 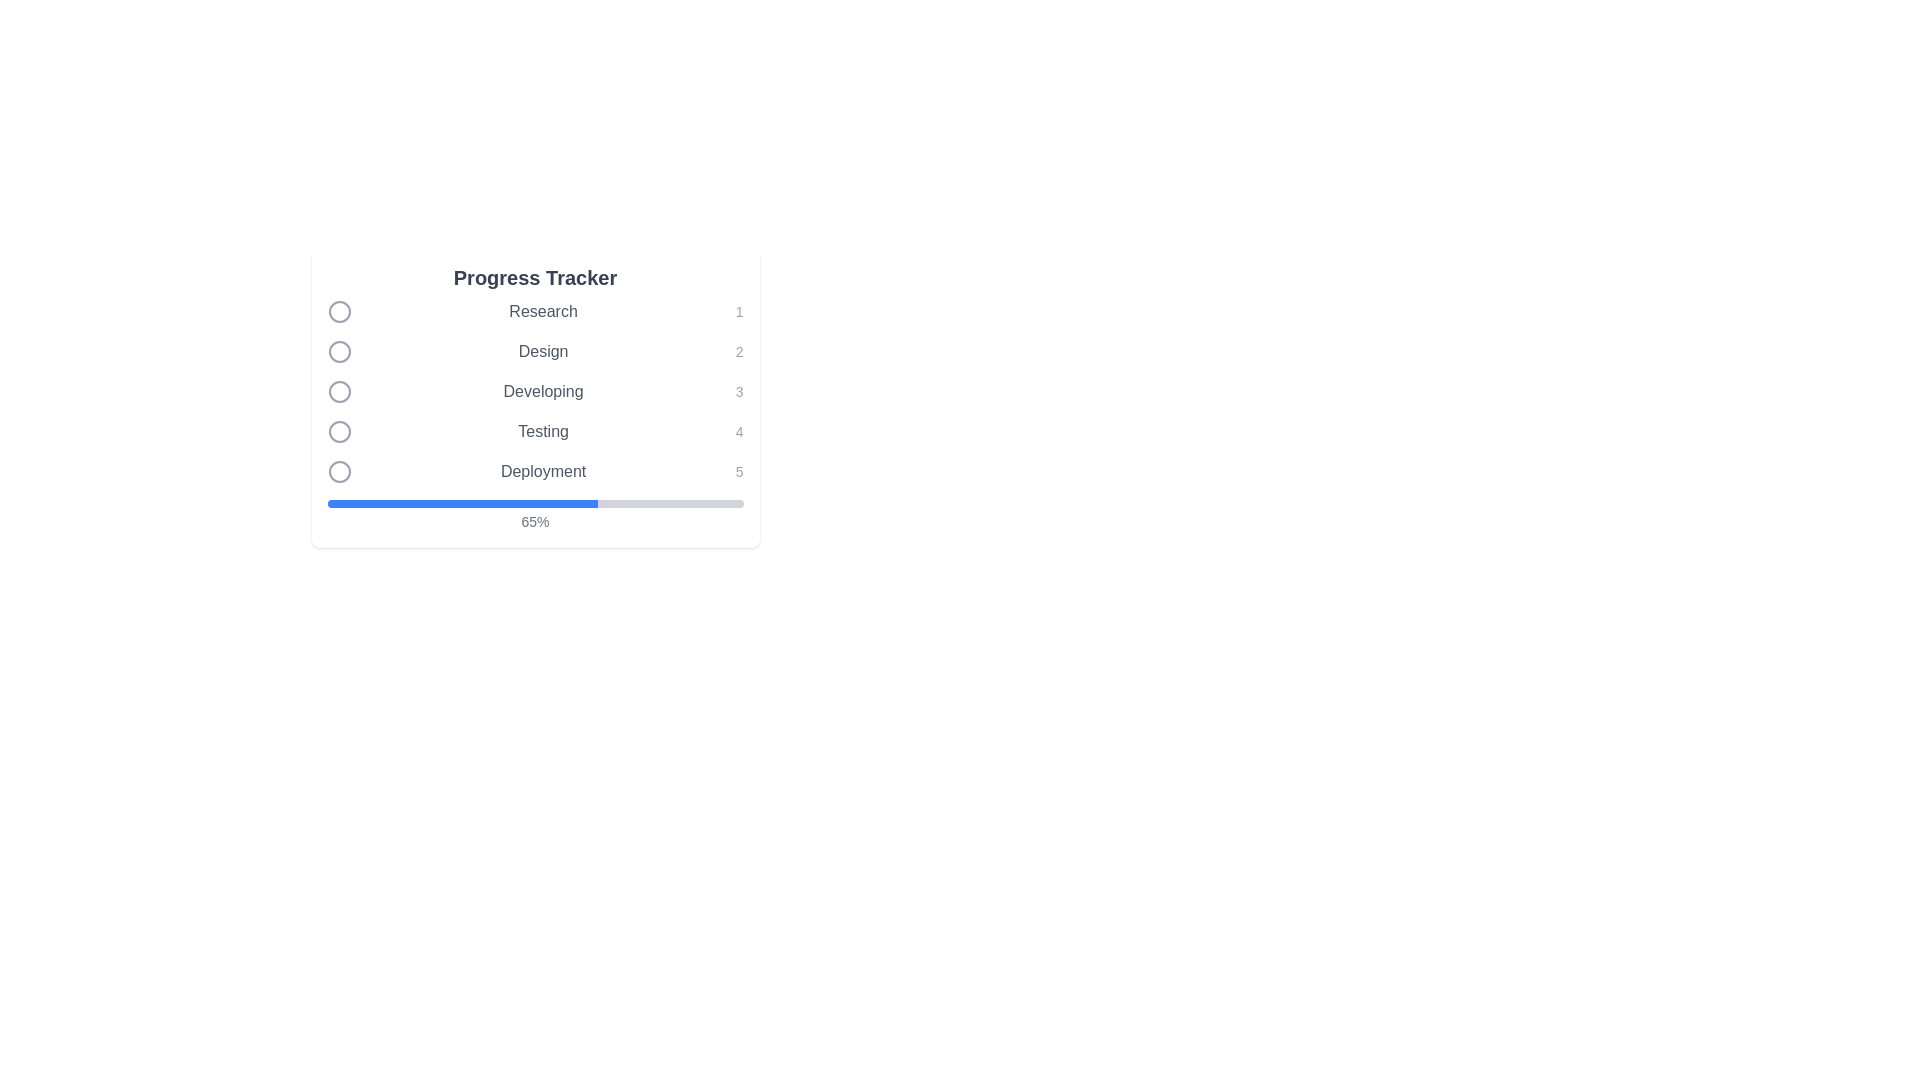 I want to click on the second item in the vertical list of progress stages, which is a Text Label indicating a particular step in the process, so click(x=543, y=350).